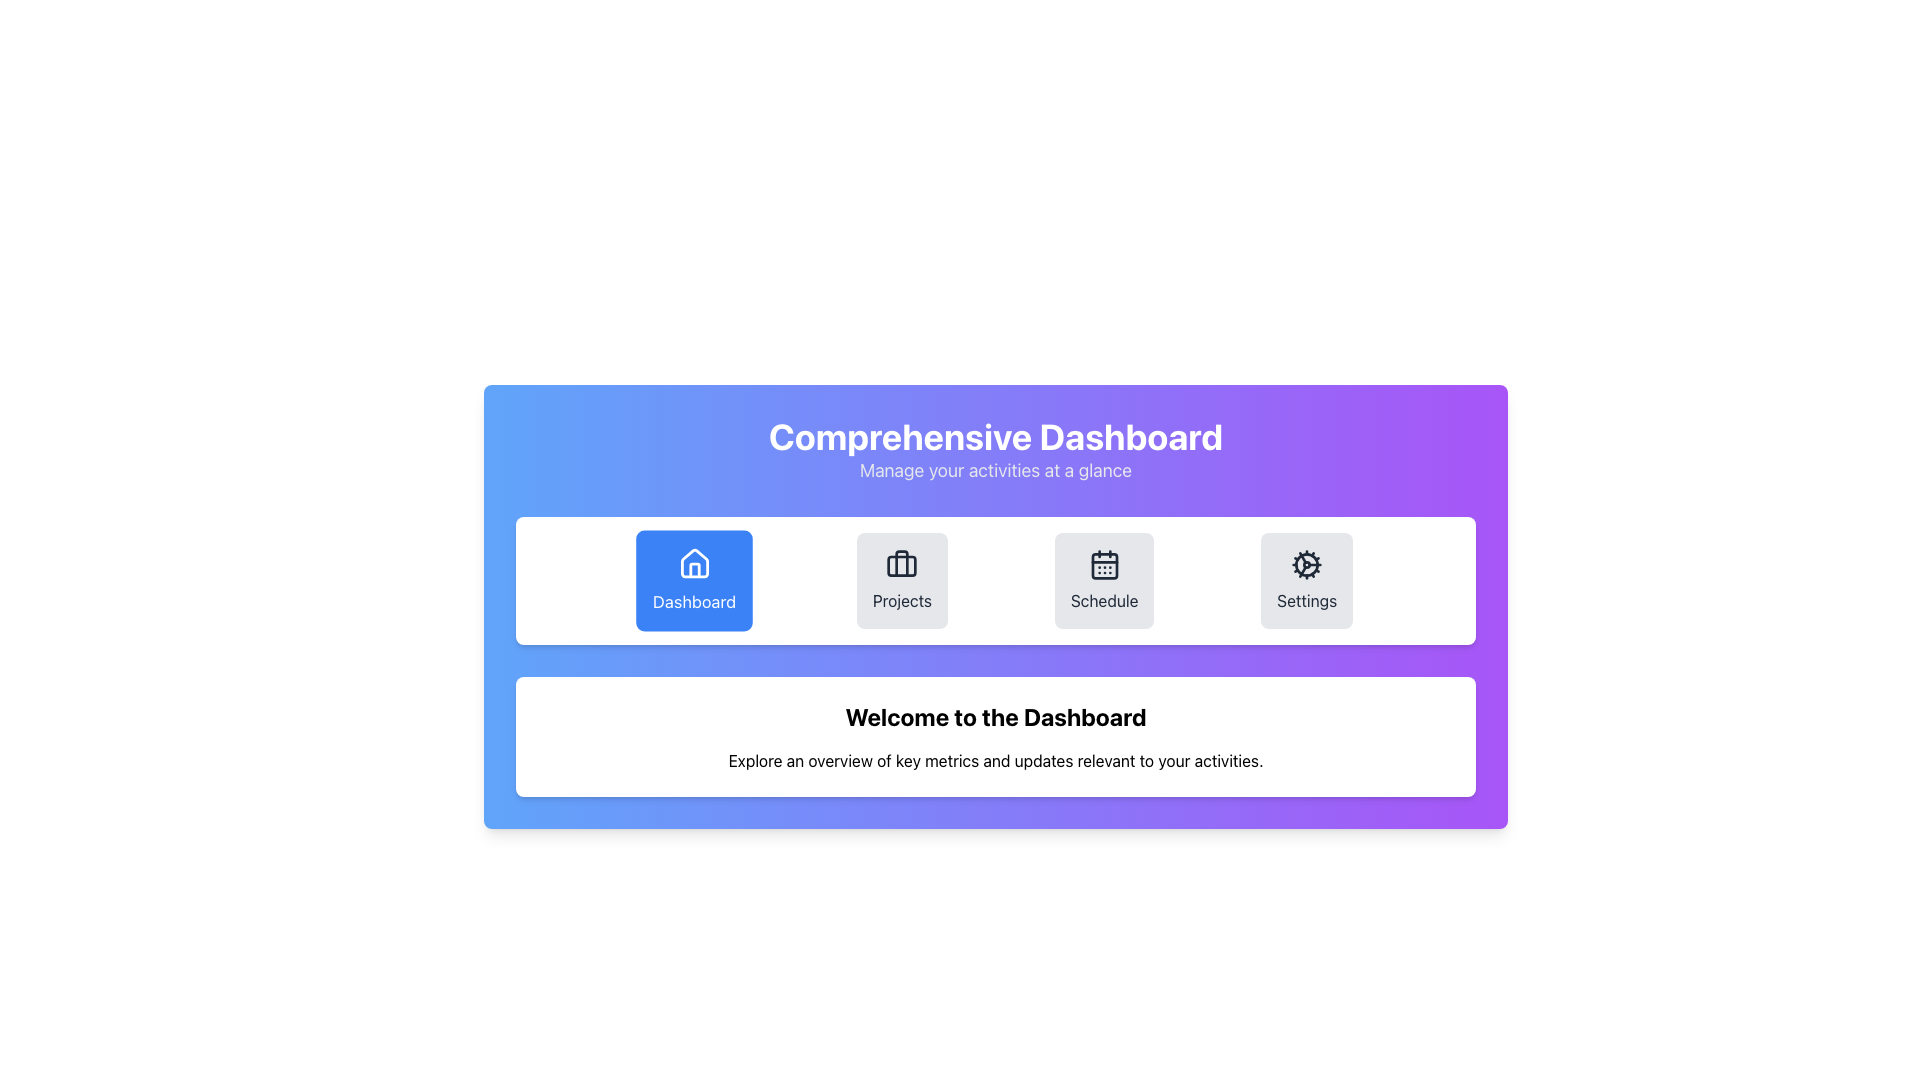 This screenshot has width=1920, height=1080. Describe the element at coordinates (1103, 566) in the screenshot. I see `the central rectangular shape with rounded corners within the calendar icon of the 'Schedule' section in the Dashboard` at that location.